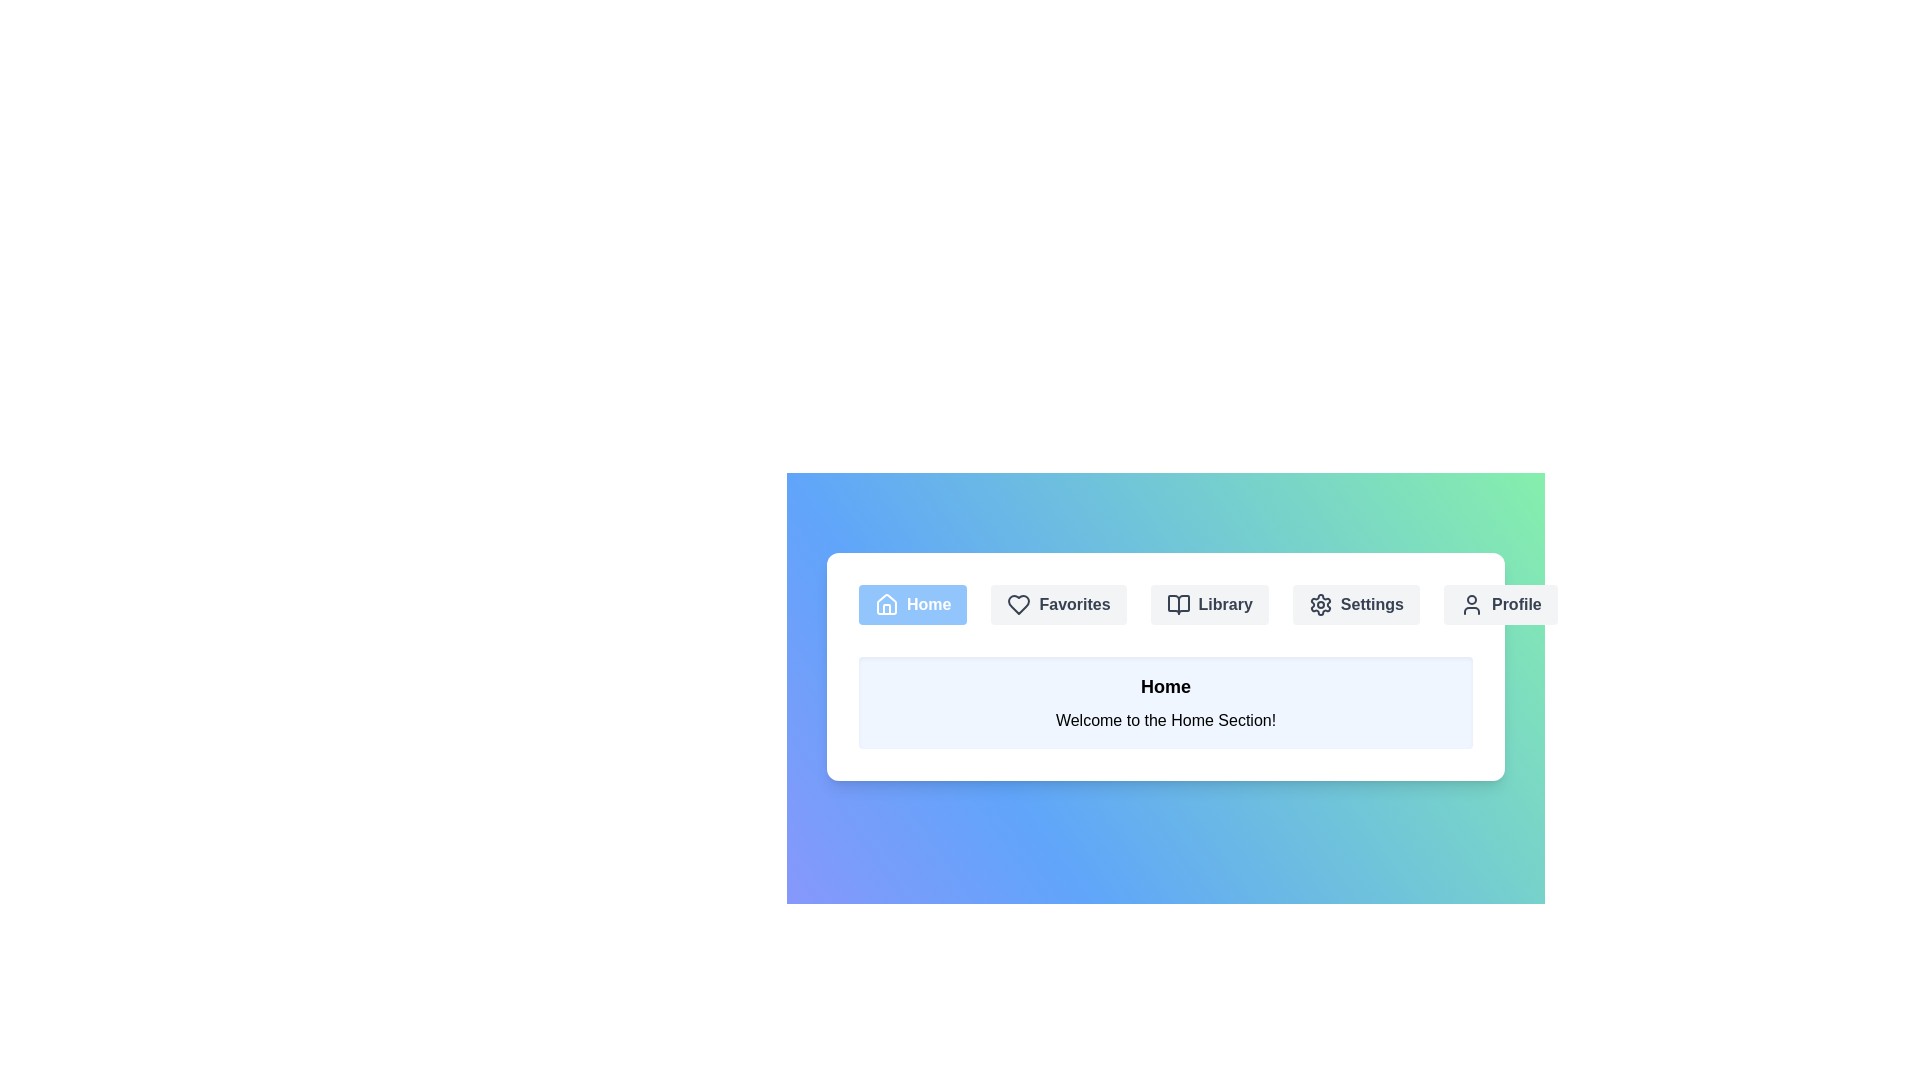 The width and height of the screenshot is (1920, 1080). What do you see at coordinates (1166, 685) in the screenshot?
I see `the text label indicating the name of the current section or page, which is centered horizontally within a light blue background below the main navigation bar` at bounding box center [1166, 685].